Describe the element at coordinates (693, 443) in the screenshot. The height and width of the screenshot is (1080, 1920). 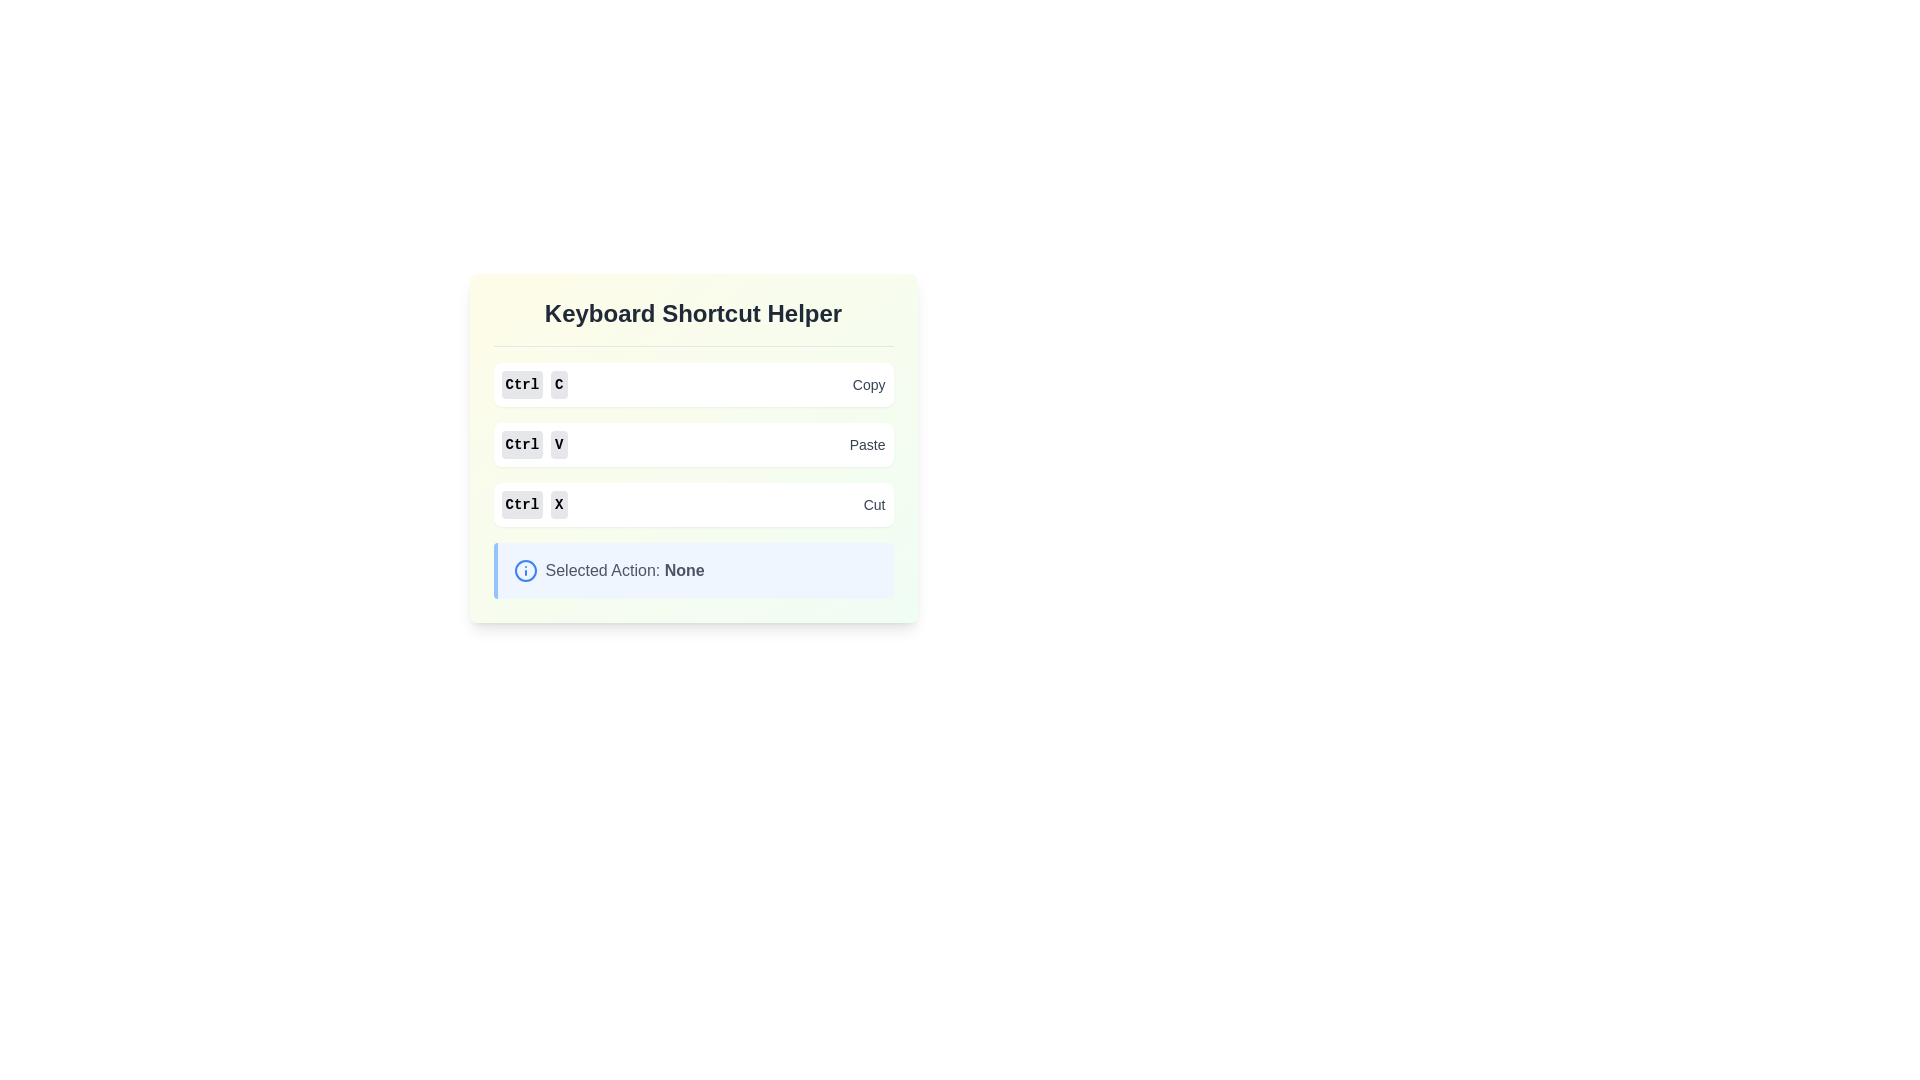
I see `the 'Paste' button which displays the keyboard shortcut 'Ctrl+V' in the 'Keyboard Shortcut Helper' section, located below the 'Ctrl+C Copy' button` at that location.